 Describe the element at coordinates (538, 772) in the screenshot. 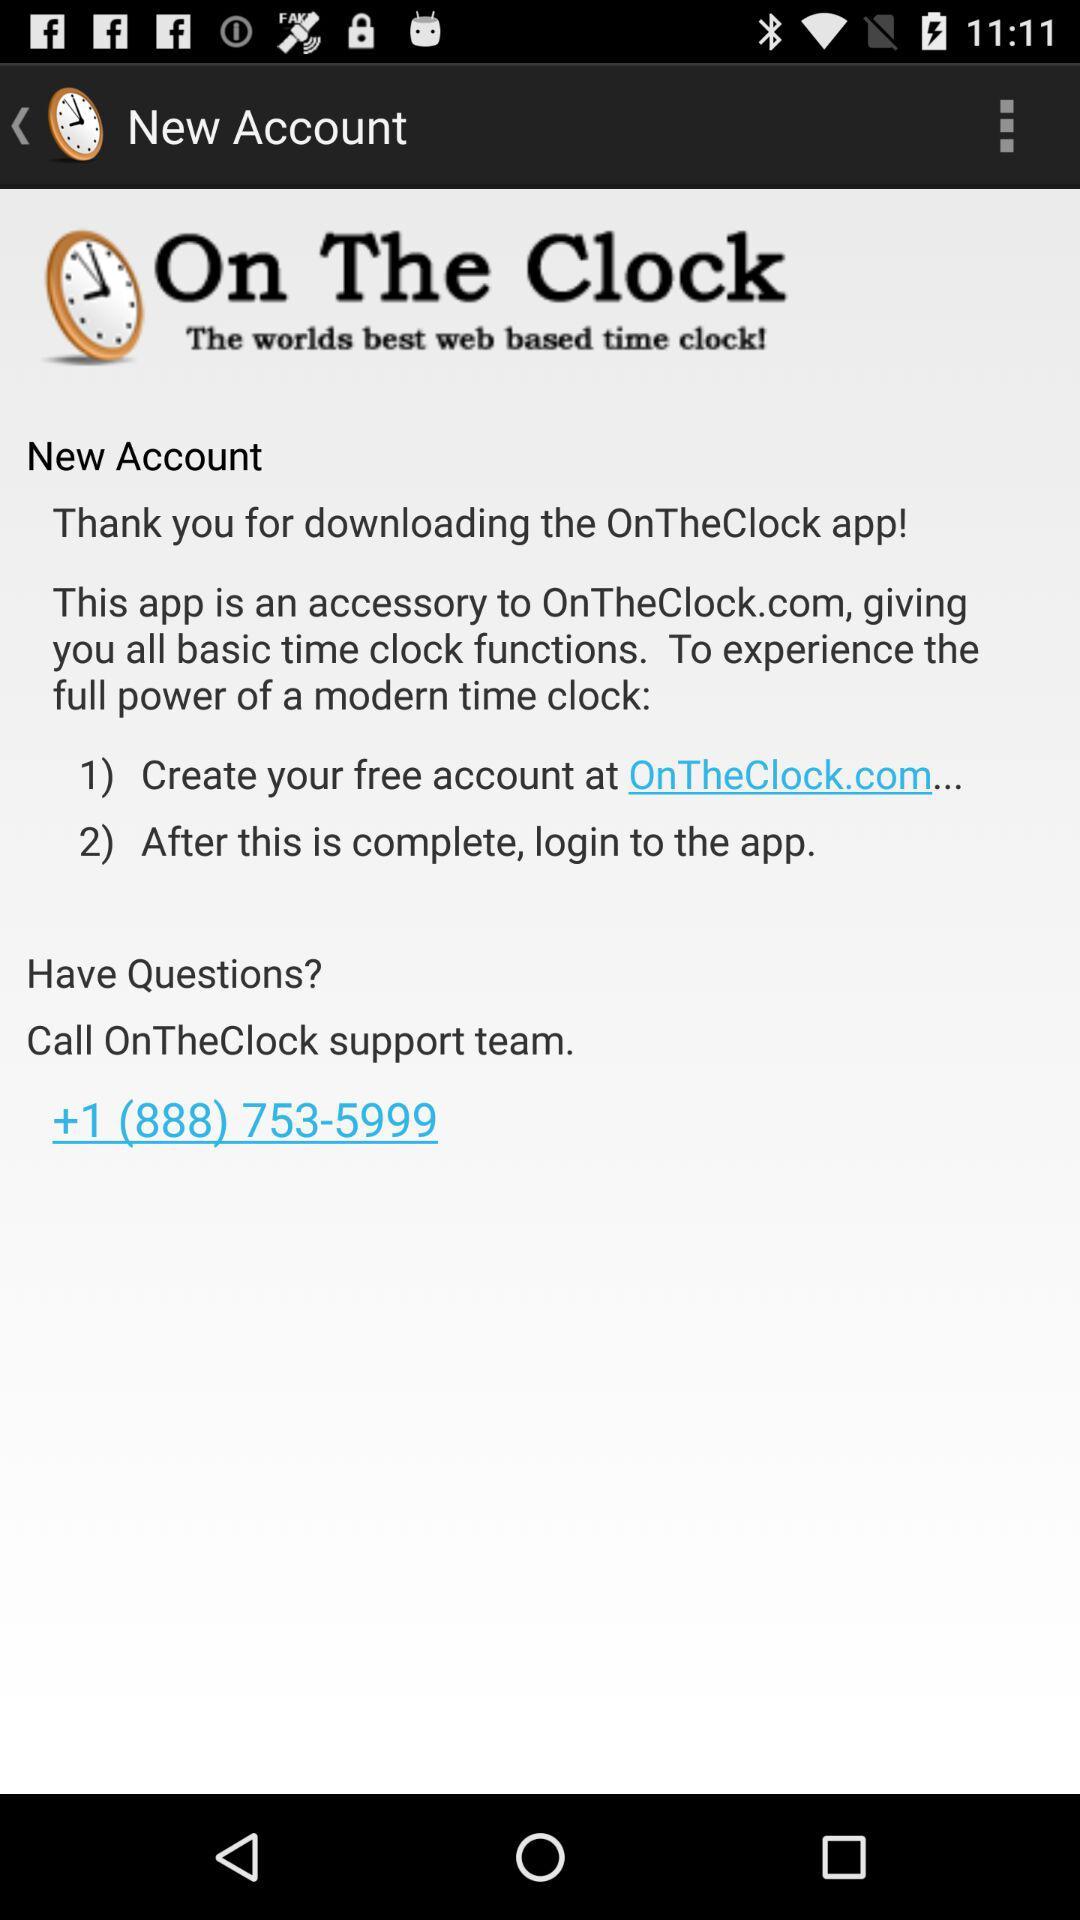

I see `the item to the right of the 1)` at that location.